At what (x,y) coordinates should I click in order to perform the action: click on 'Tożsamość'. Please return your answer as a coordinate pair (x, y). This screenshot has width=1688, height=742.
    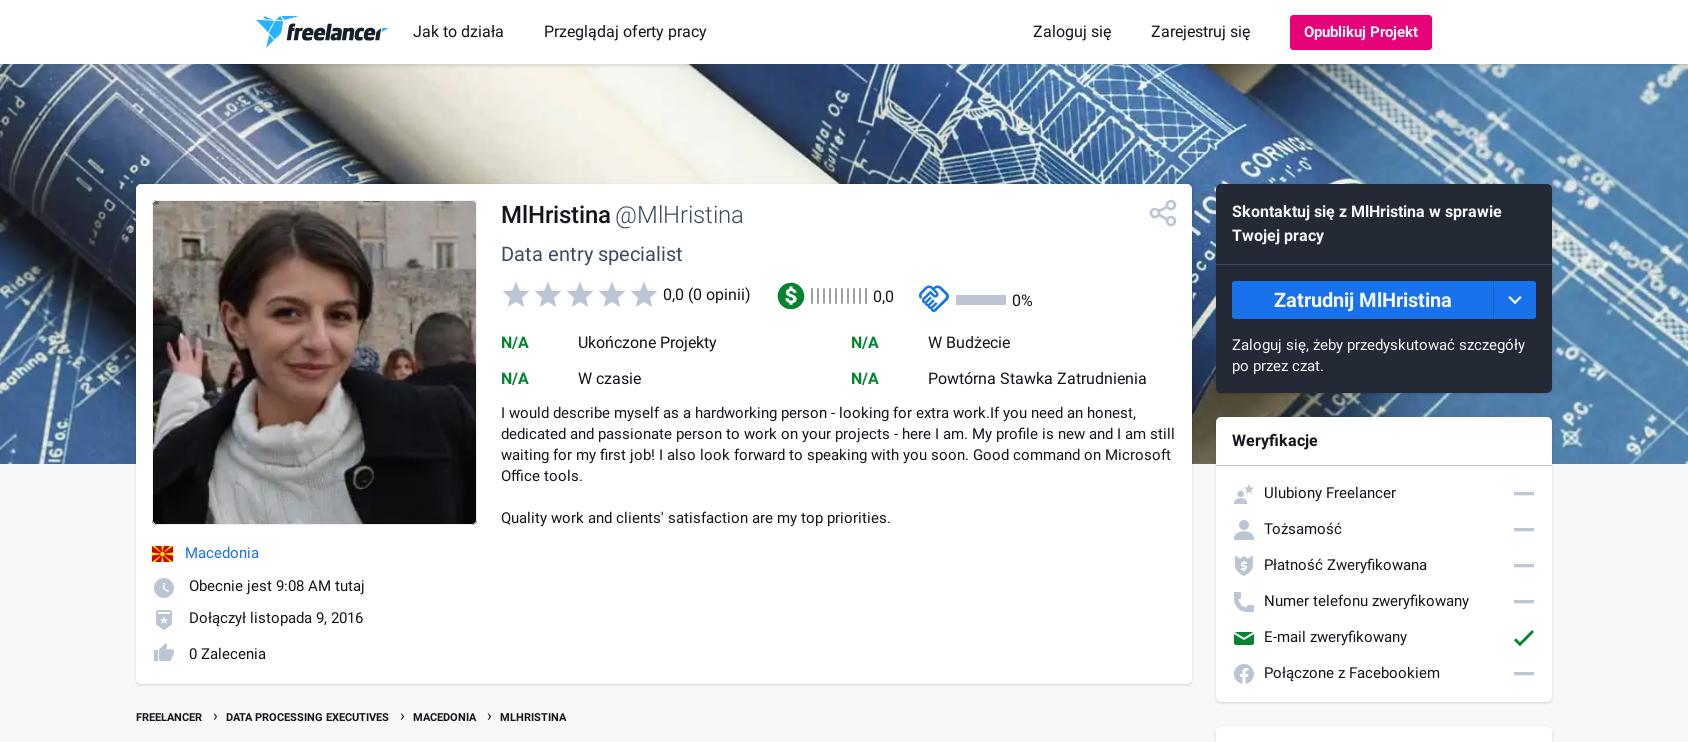
    Looking at the image, I should click on (1301, 528).